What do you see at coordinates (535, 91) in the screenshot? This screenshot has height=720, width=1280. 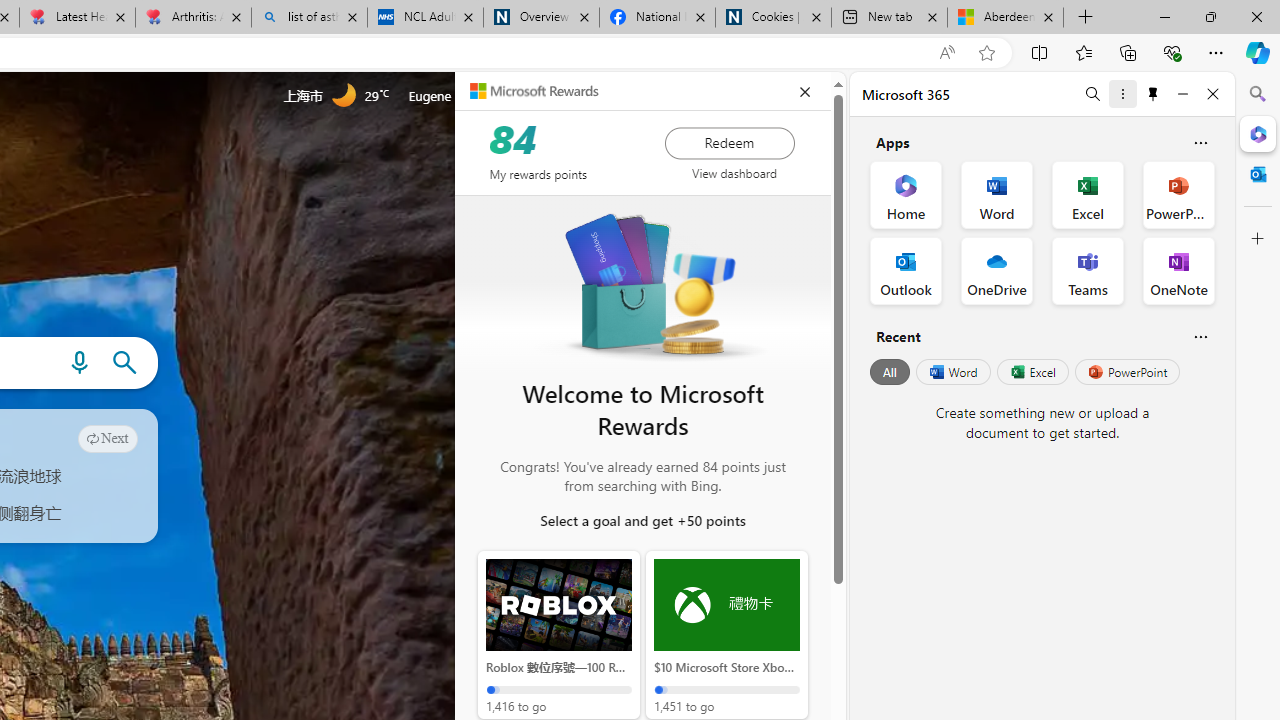 I see `'Microsoft Rewards'` at bounding box center [535, 91].